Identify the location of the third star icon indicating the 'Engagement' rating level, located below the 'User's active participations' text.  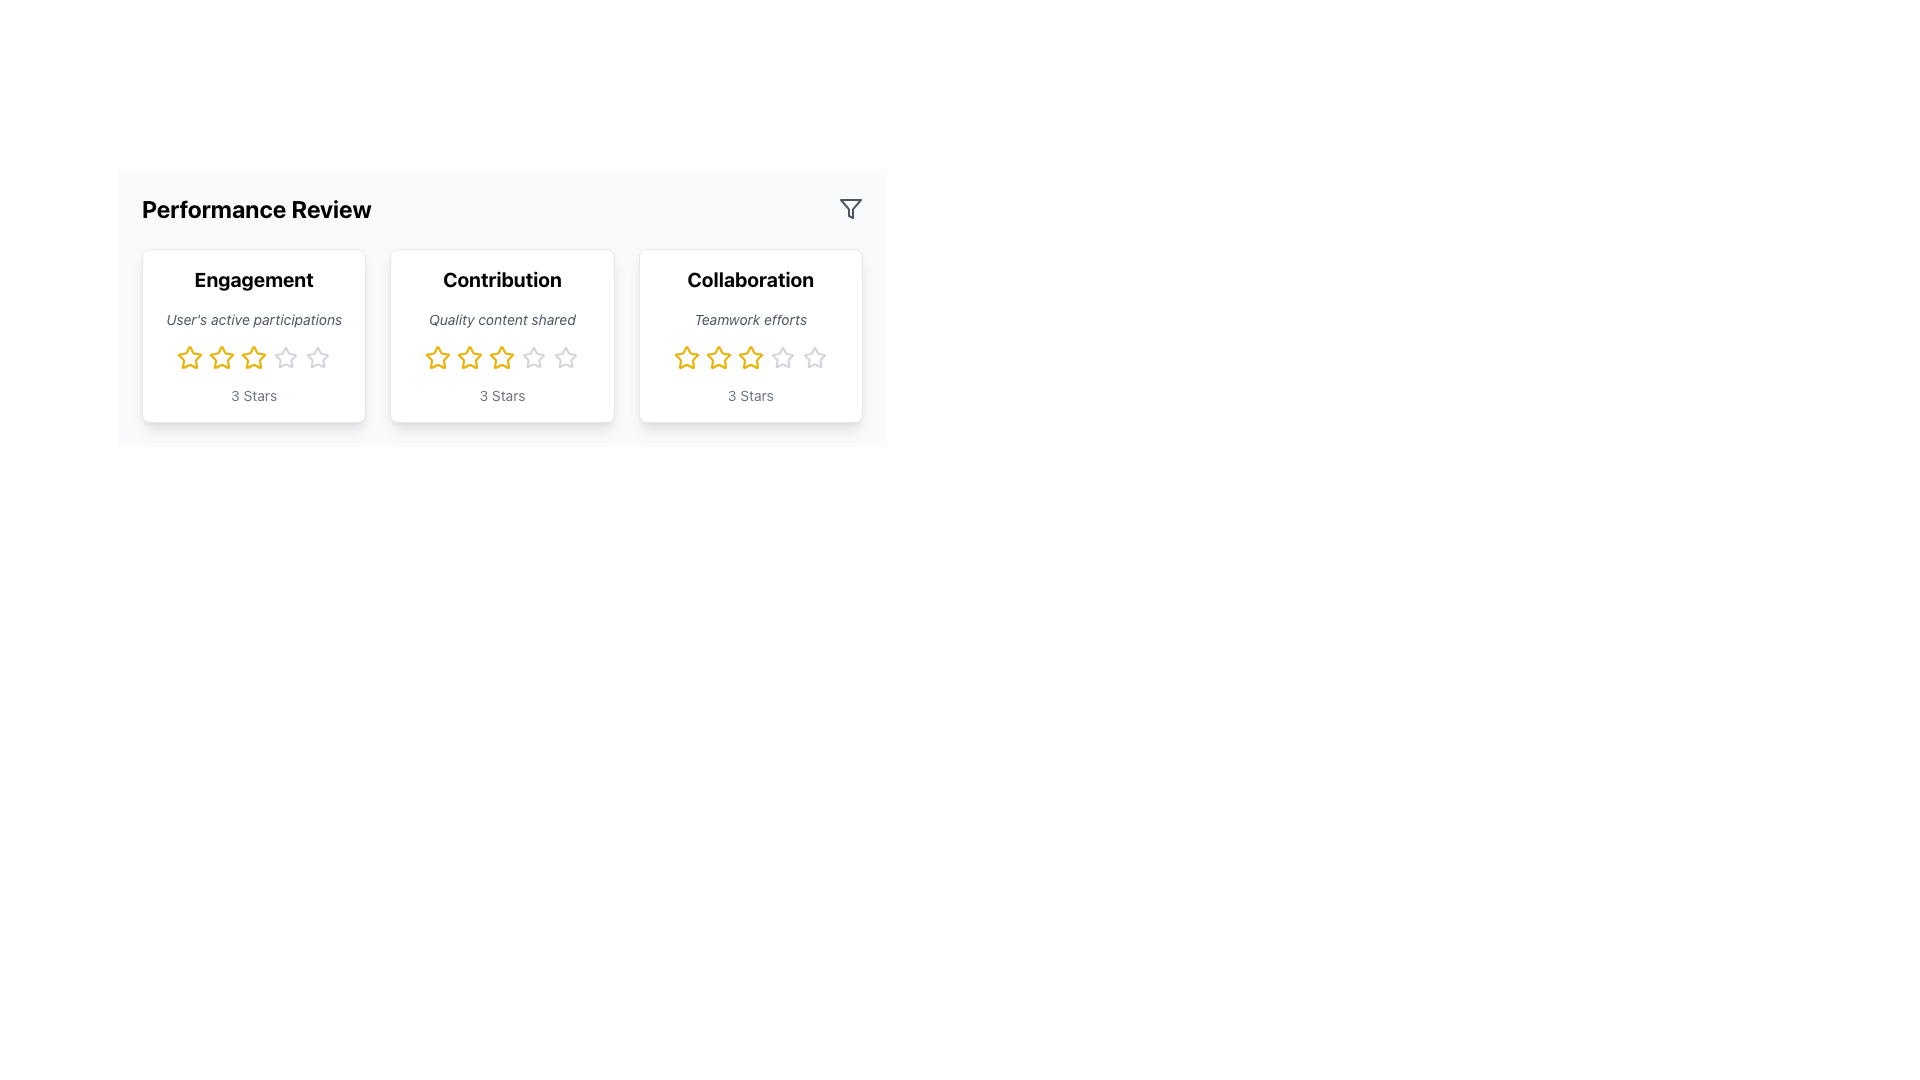
(253, 357).